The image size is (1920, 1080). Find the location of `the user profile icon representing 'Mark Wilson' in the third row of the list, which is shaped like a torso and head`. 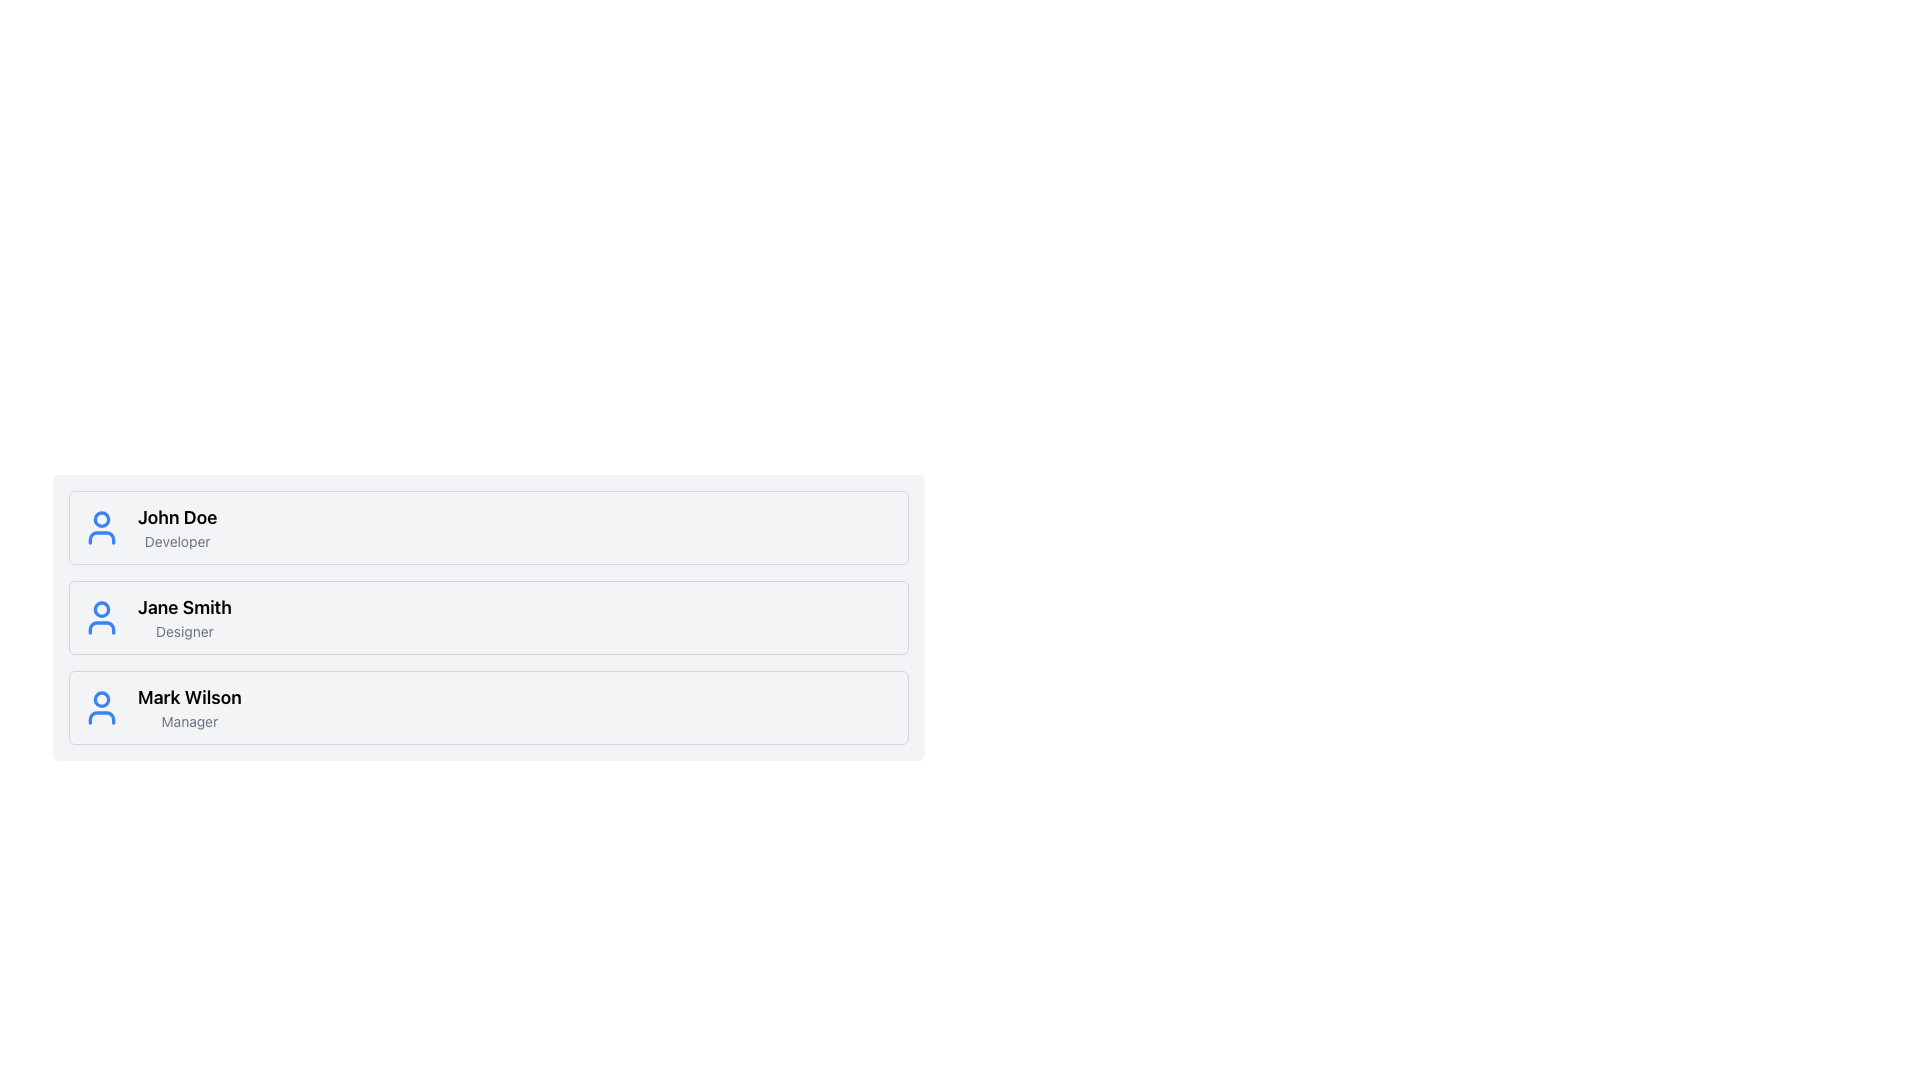

the user profile icon representing 'Mark Wilson' in the third row of the list, which is shaped like a torso and head is located at coordinates (100, 716).